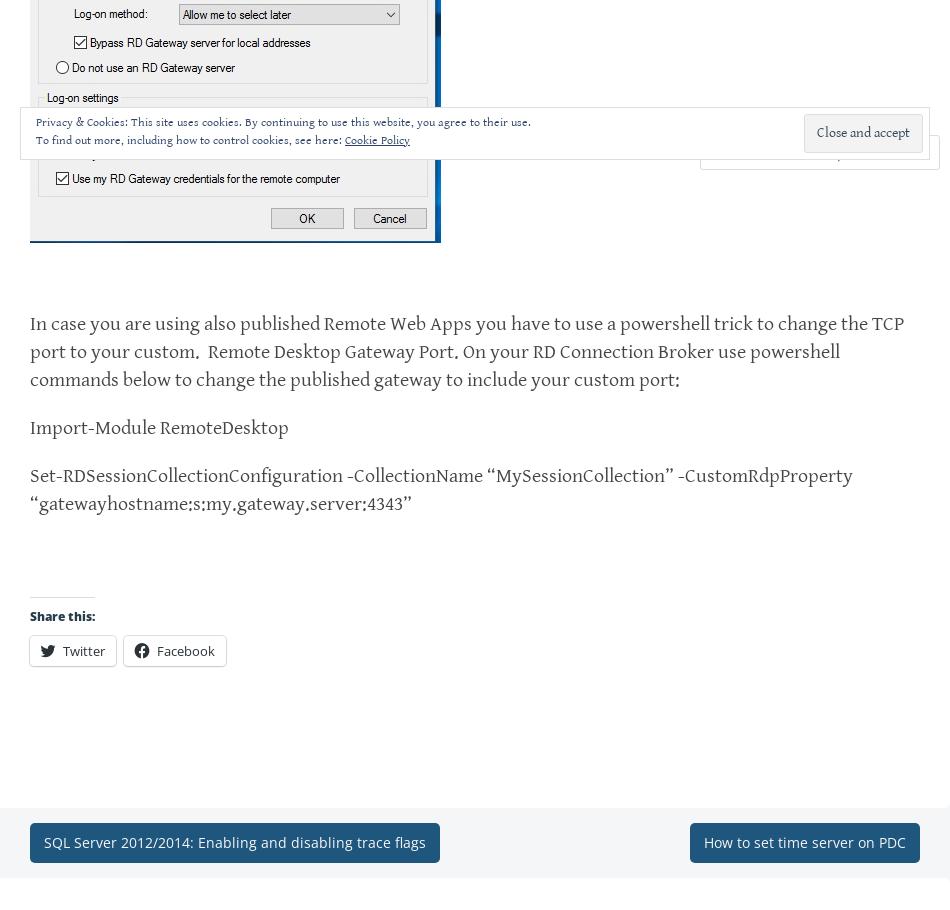  Describe the element at coordinates (738, 151) in the screenshot. I see `'Comment'` at that location.